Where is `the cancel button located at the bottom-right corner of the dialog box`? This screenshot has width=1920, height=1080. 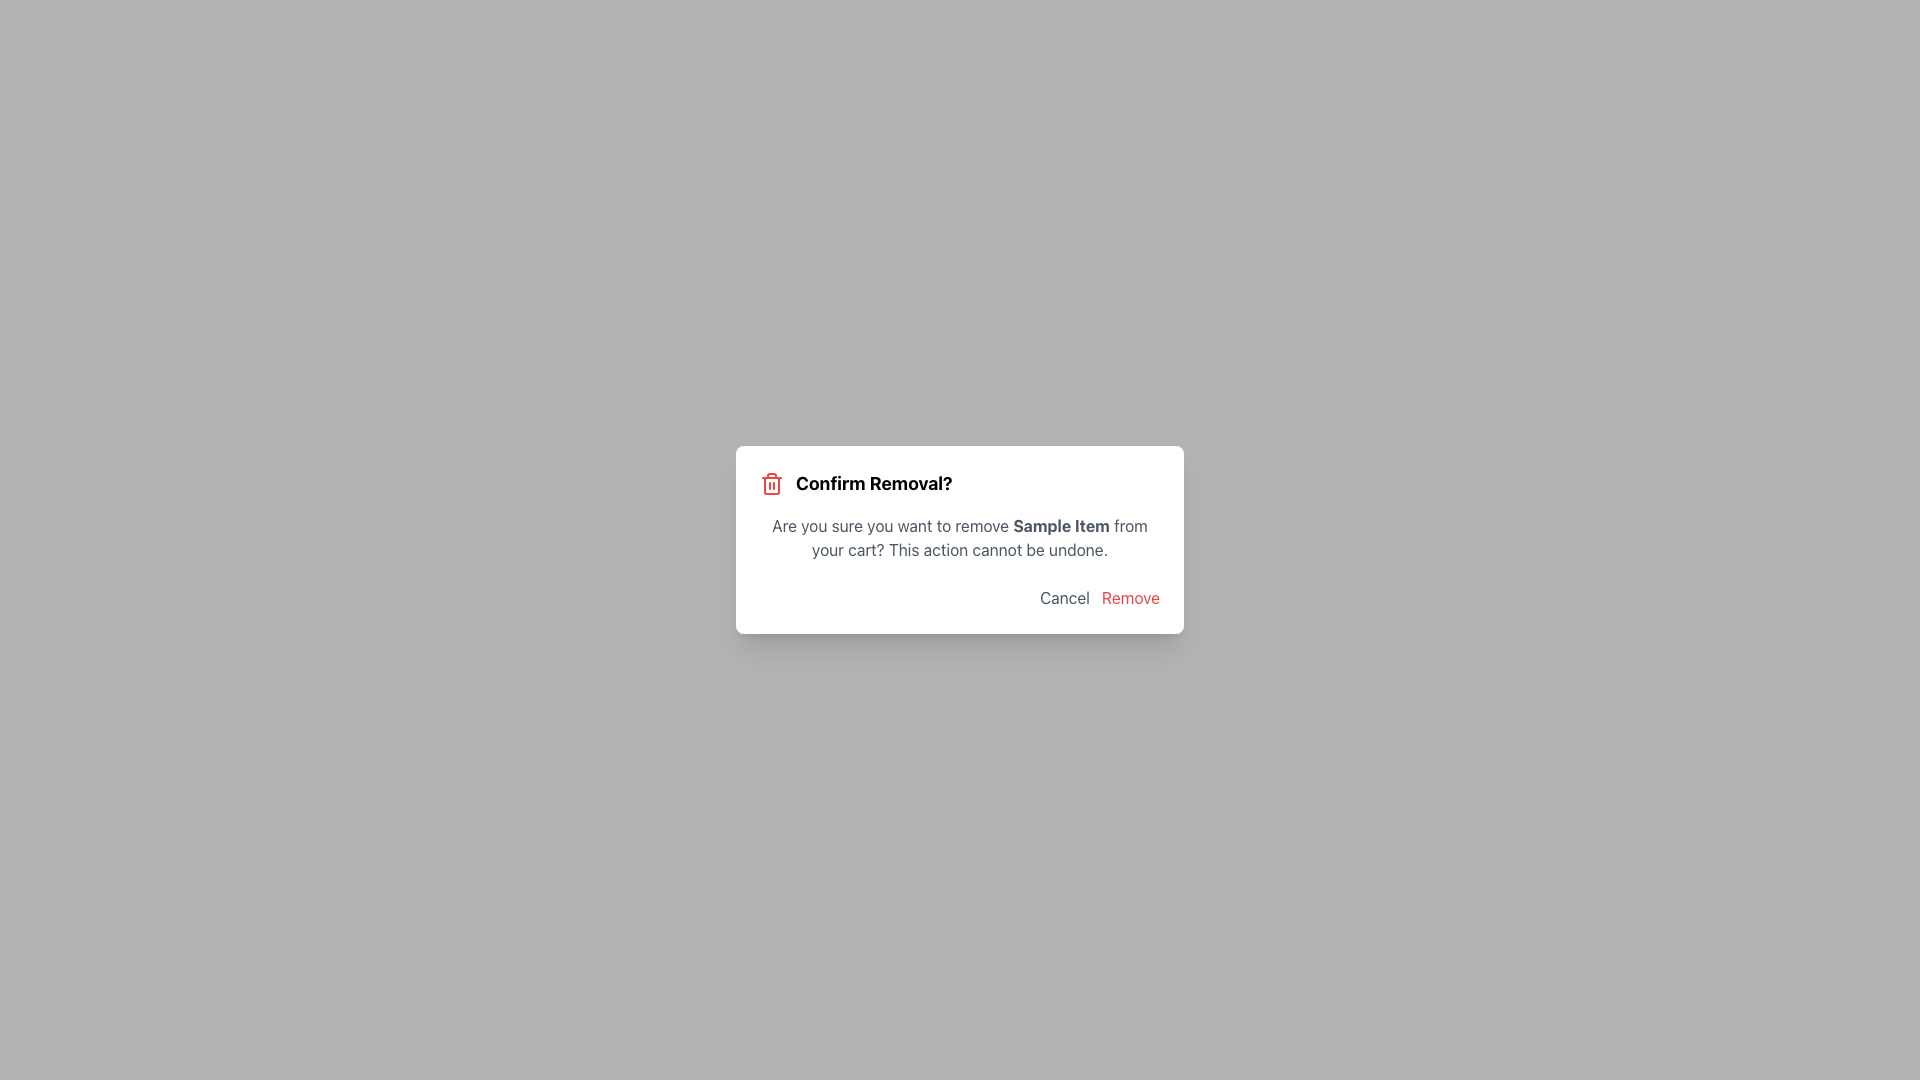
the cancel button located at the bottom-right corner of the dialog box is located at coordinates (1064, 596).